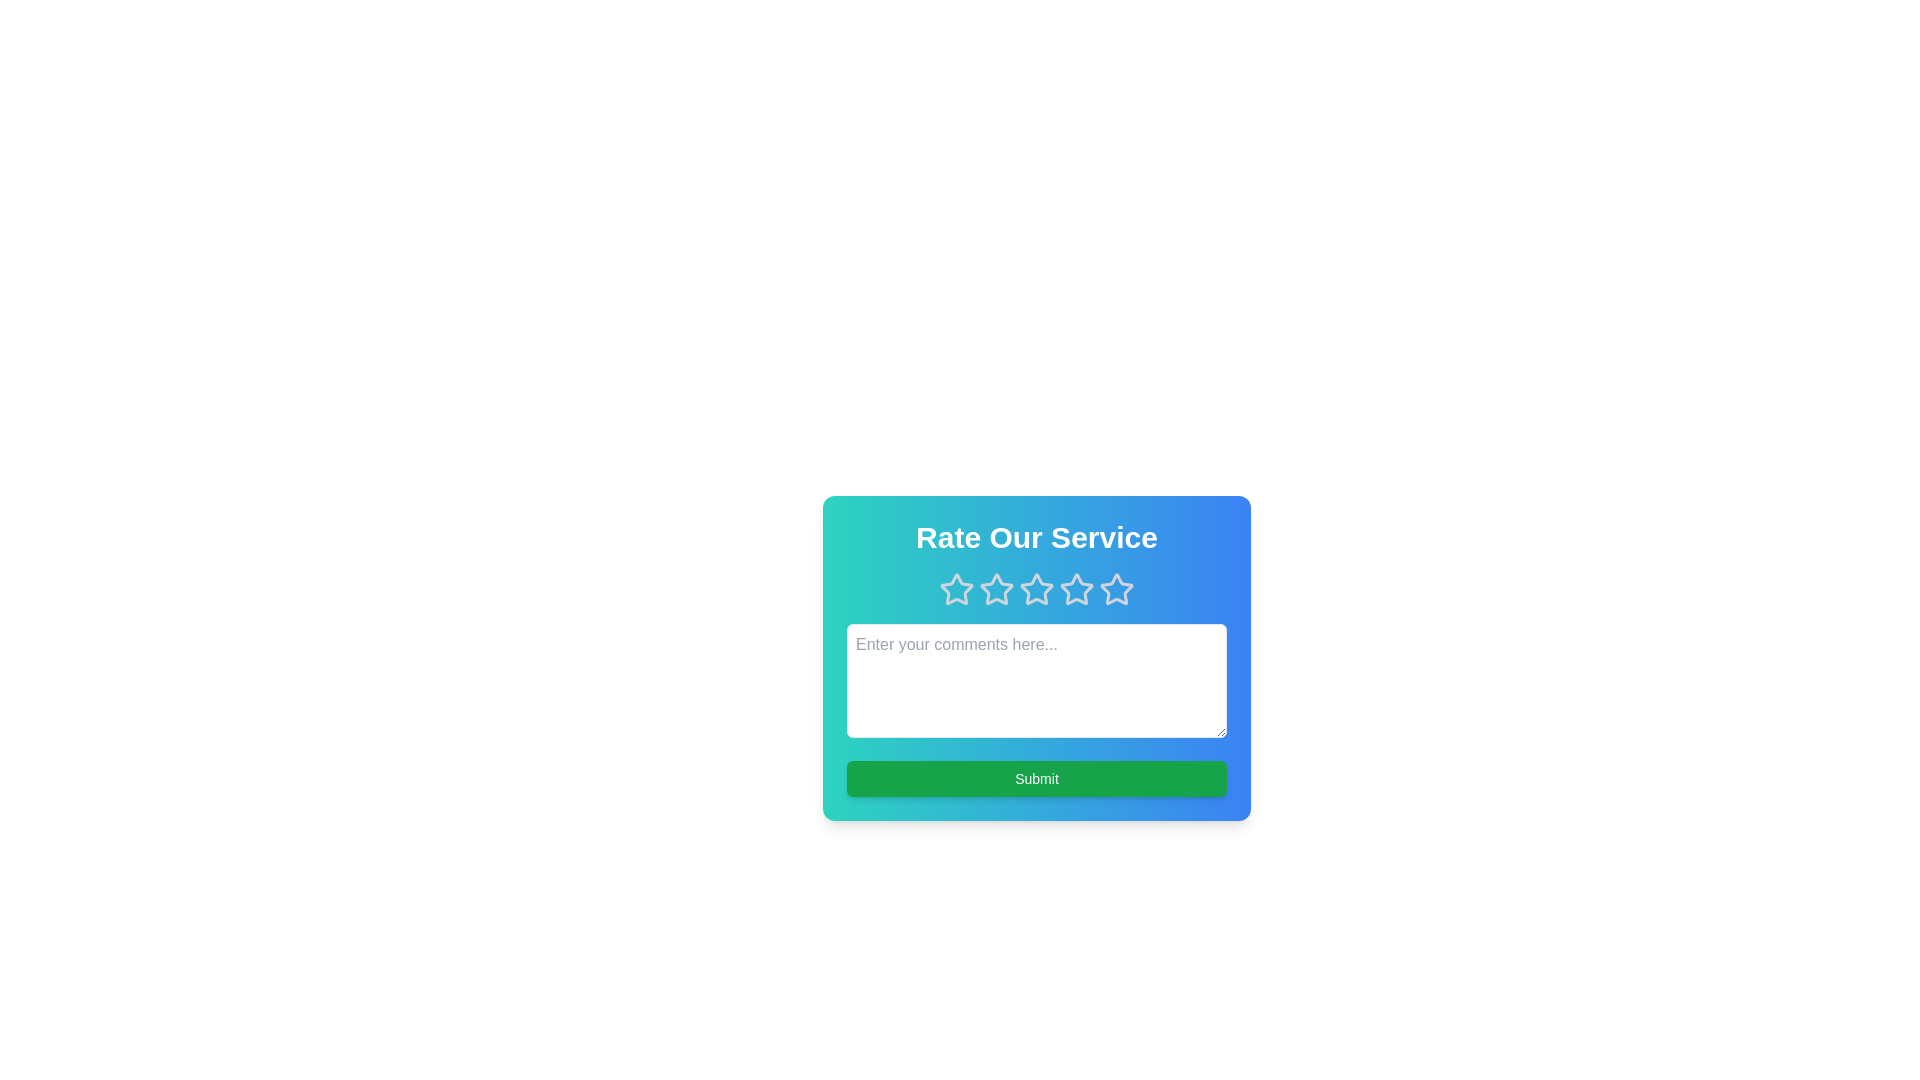 The height and width of the screenshot is (1080, 1920). I want to click on the star corresponding to the desired rating value 4, so click(1075, 589).